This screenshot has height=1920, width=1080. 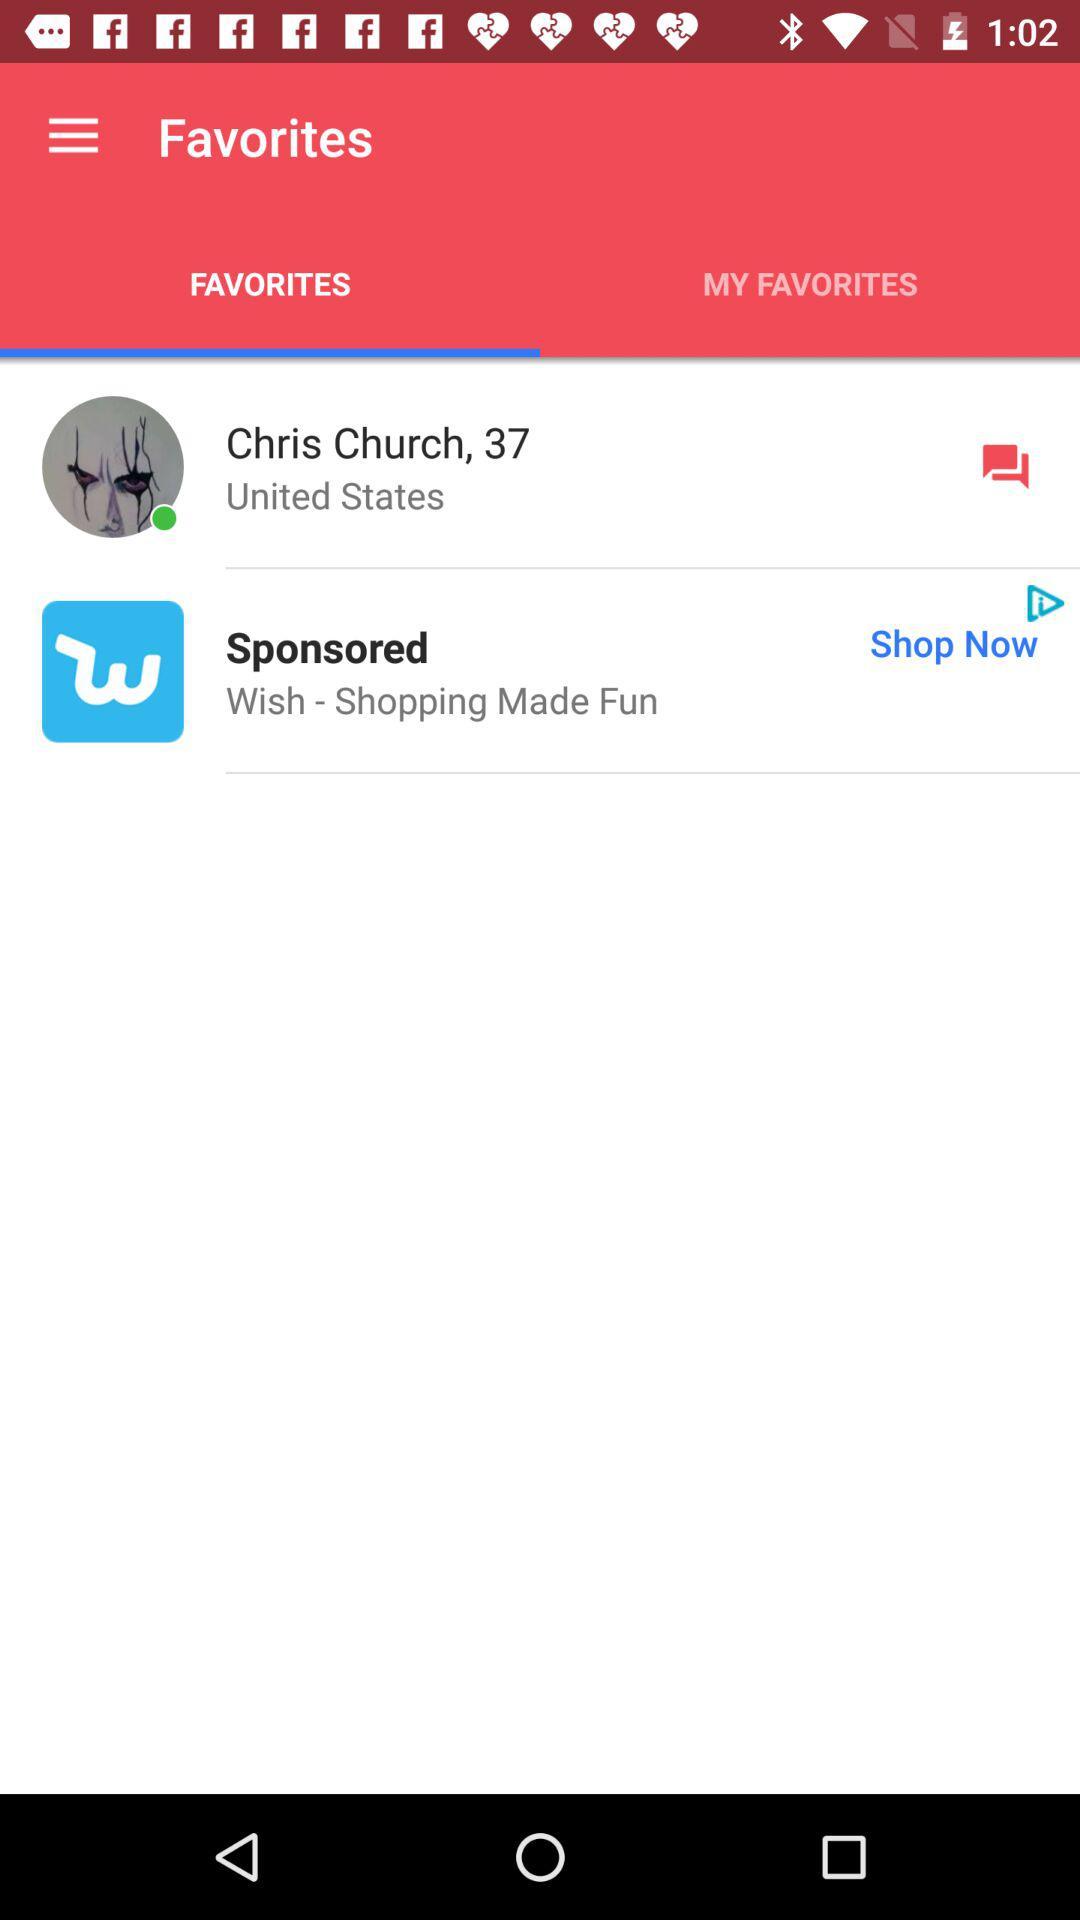 I want to click on sponsored app, so click(x=326, y=646).